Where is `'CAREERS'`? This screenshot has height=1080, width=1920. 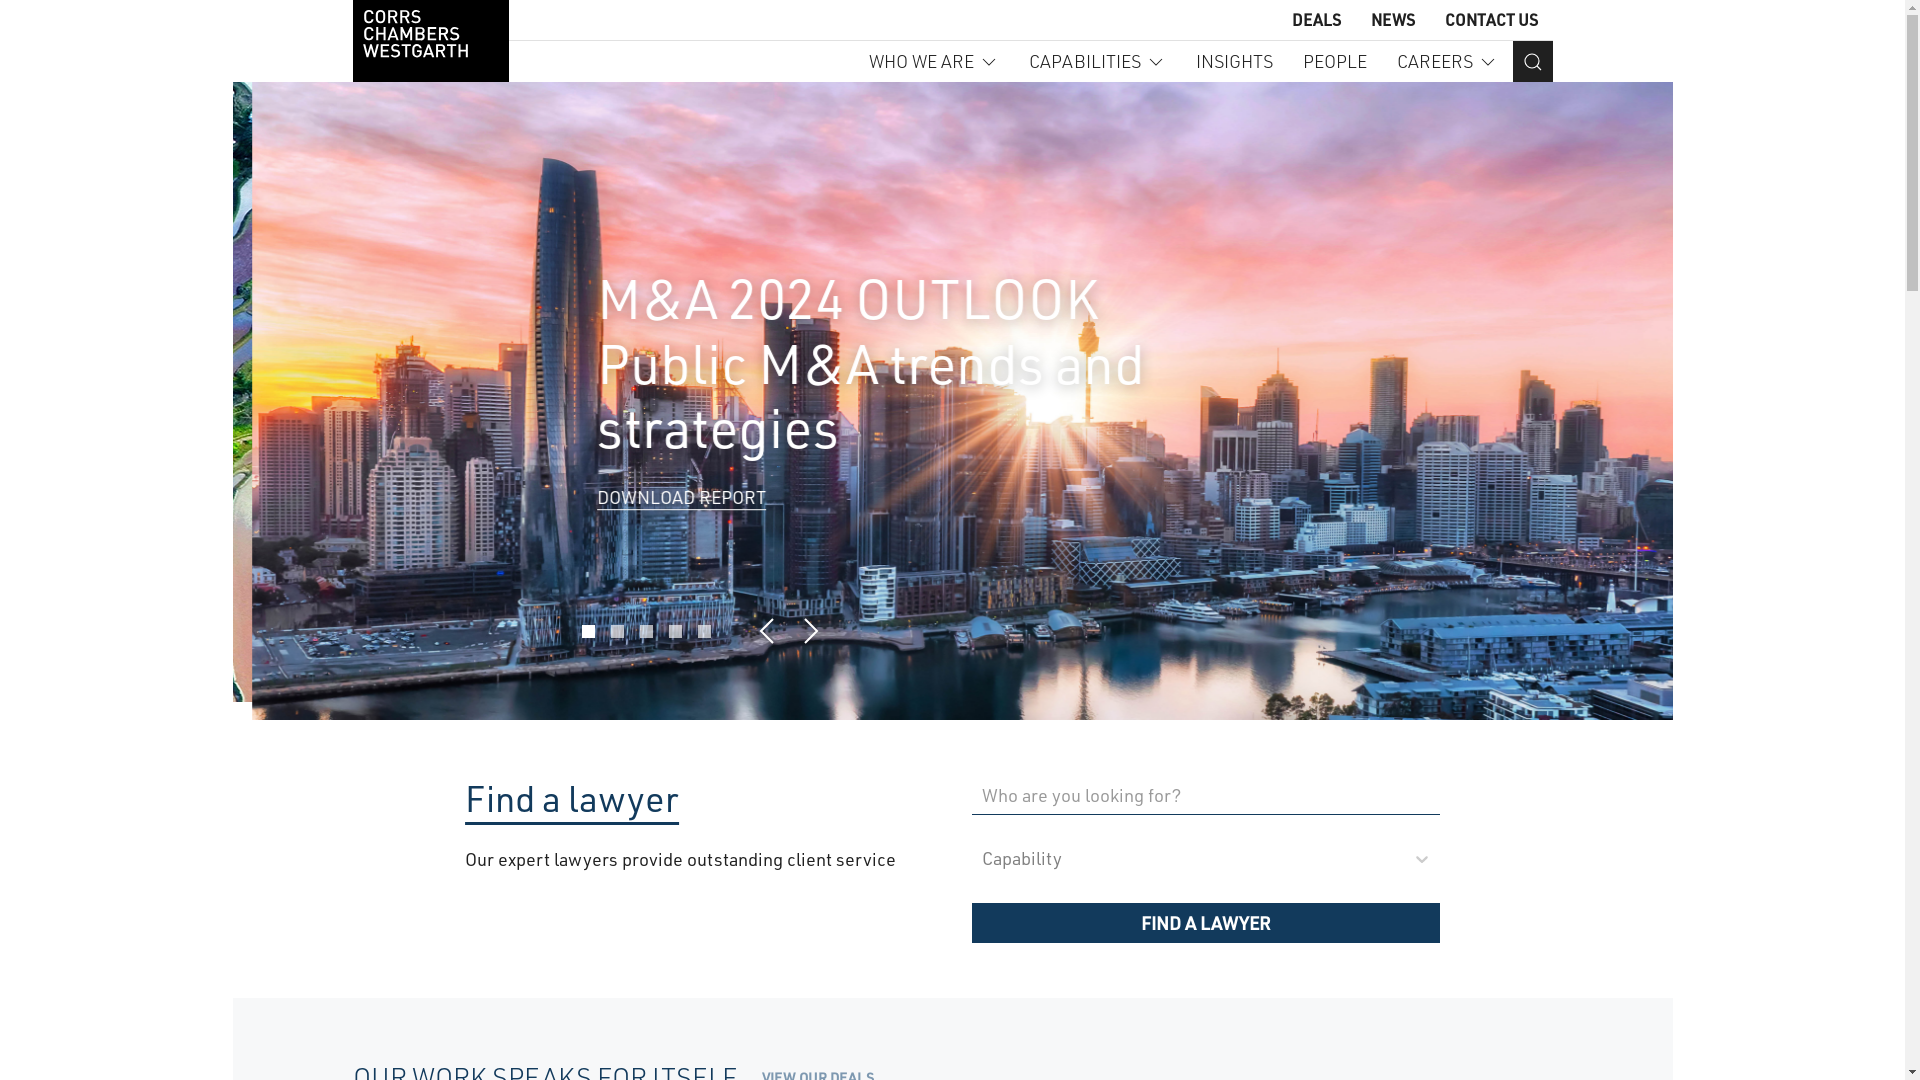 'CAREERS' is located at coordinates (1446, 60).